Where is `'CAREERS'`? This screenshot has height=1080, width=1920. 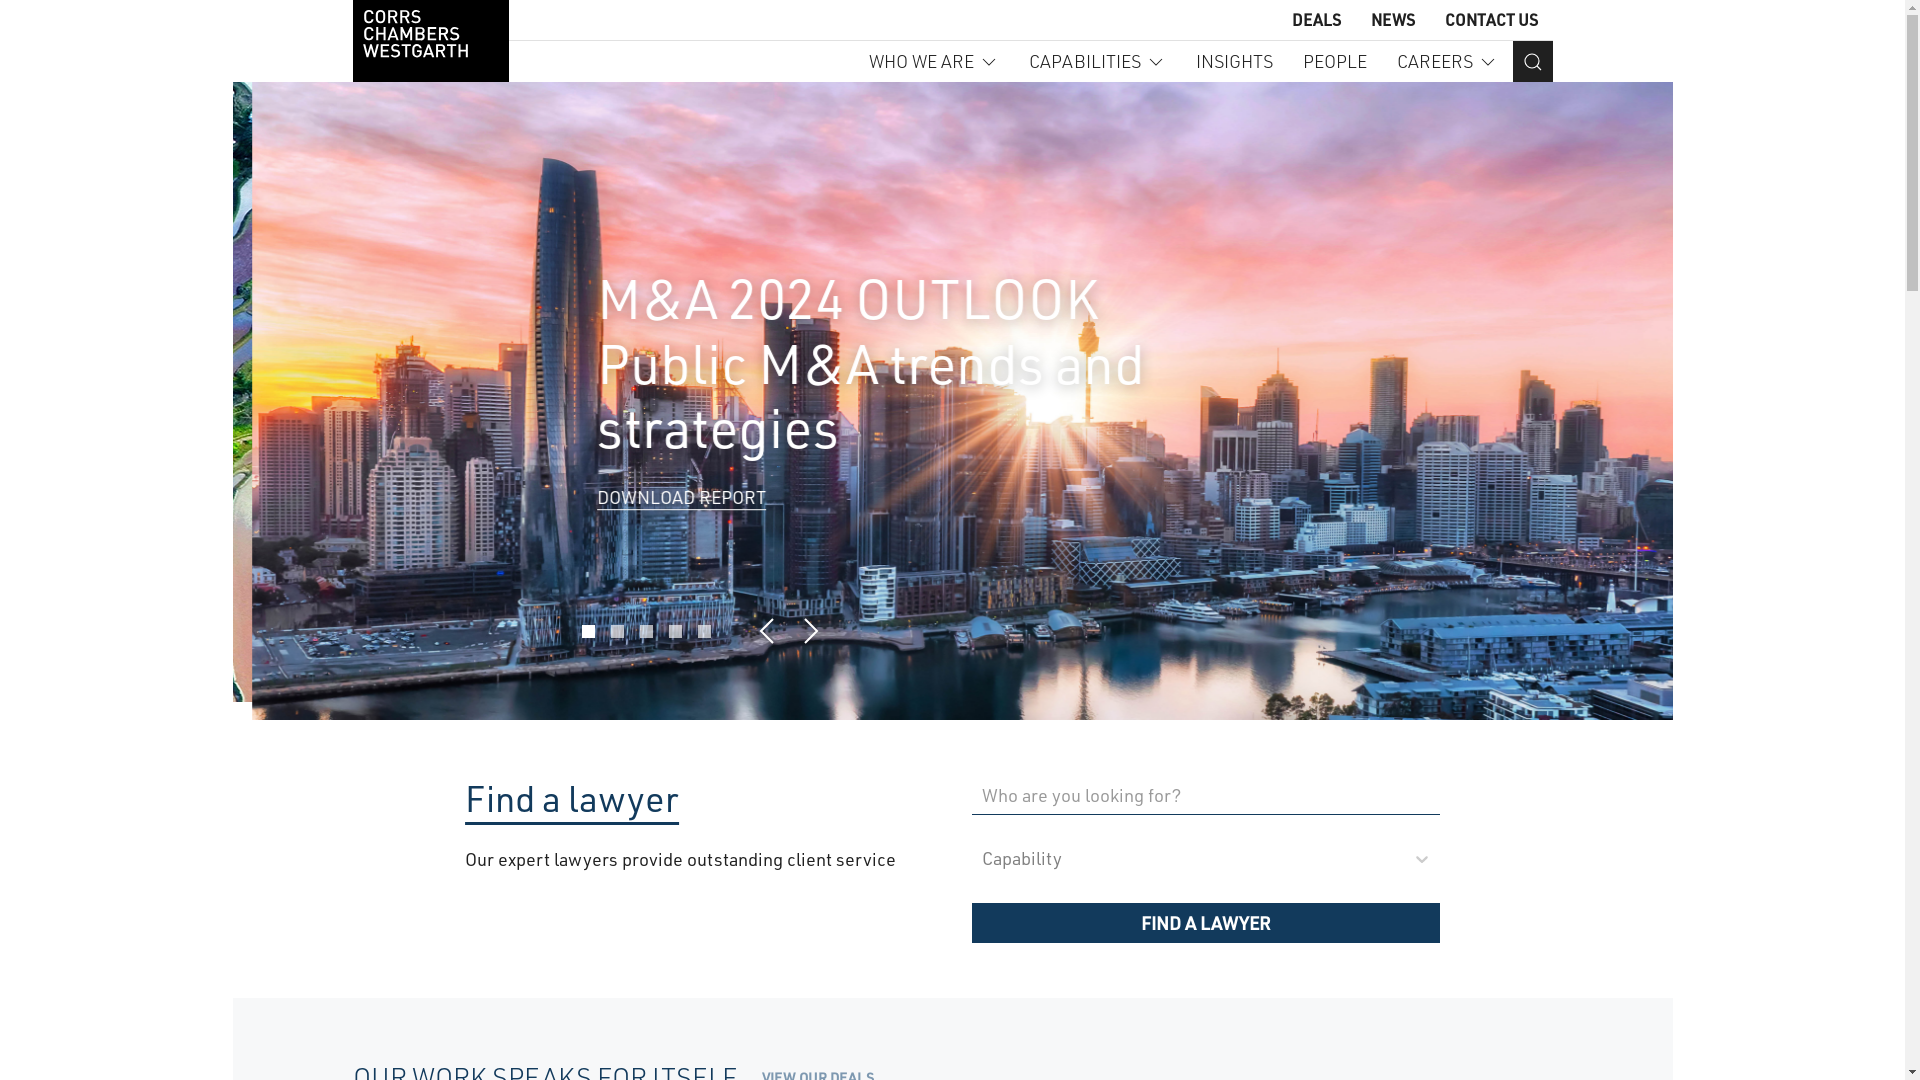 'CAREERS' is located at coordinates (1446, 60).